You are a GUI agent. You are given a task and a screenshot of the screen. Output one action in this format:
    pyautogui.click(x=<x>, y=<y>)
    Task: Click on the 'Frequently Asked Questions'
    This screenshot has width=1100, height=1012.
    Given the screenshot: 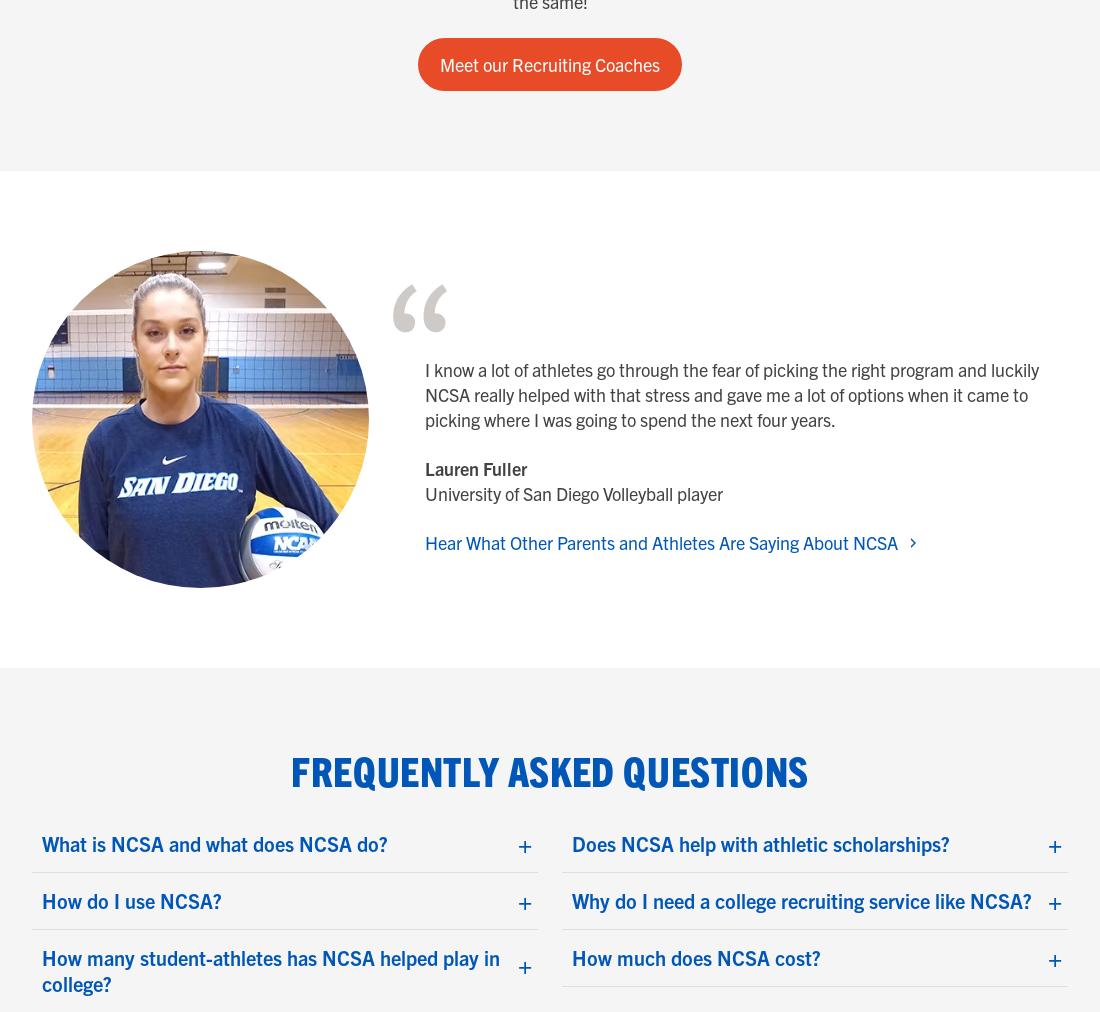 What is the action you would take?
    pyautogui.click(x=549, y=769)
    